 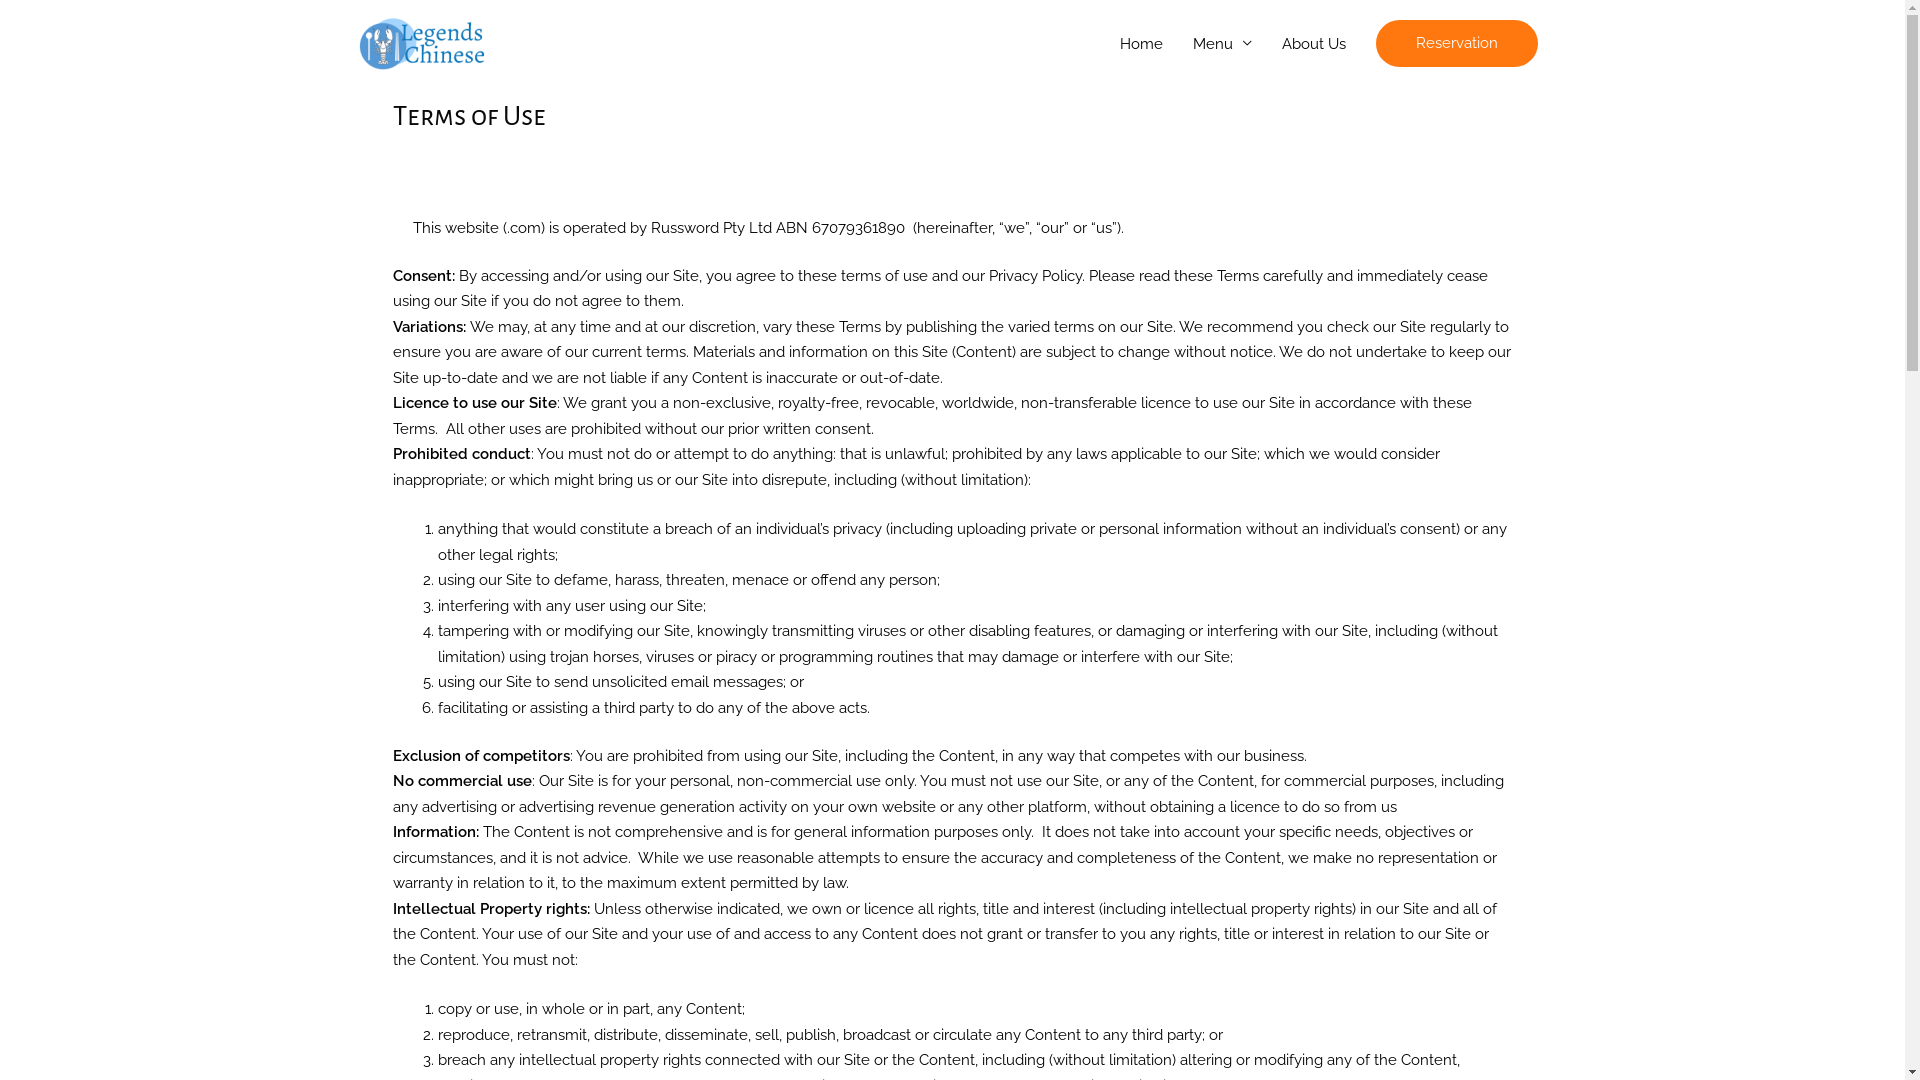 I want to click on 'Home', so click(x=1140, y=43).